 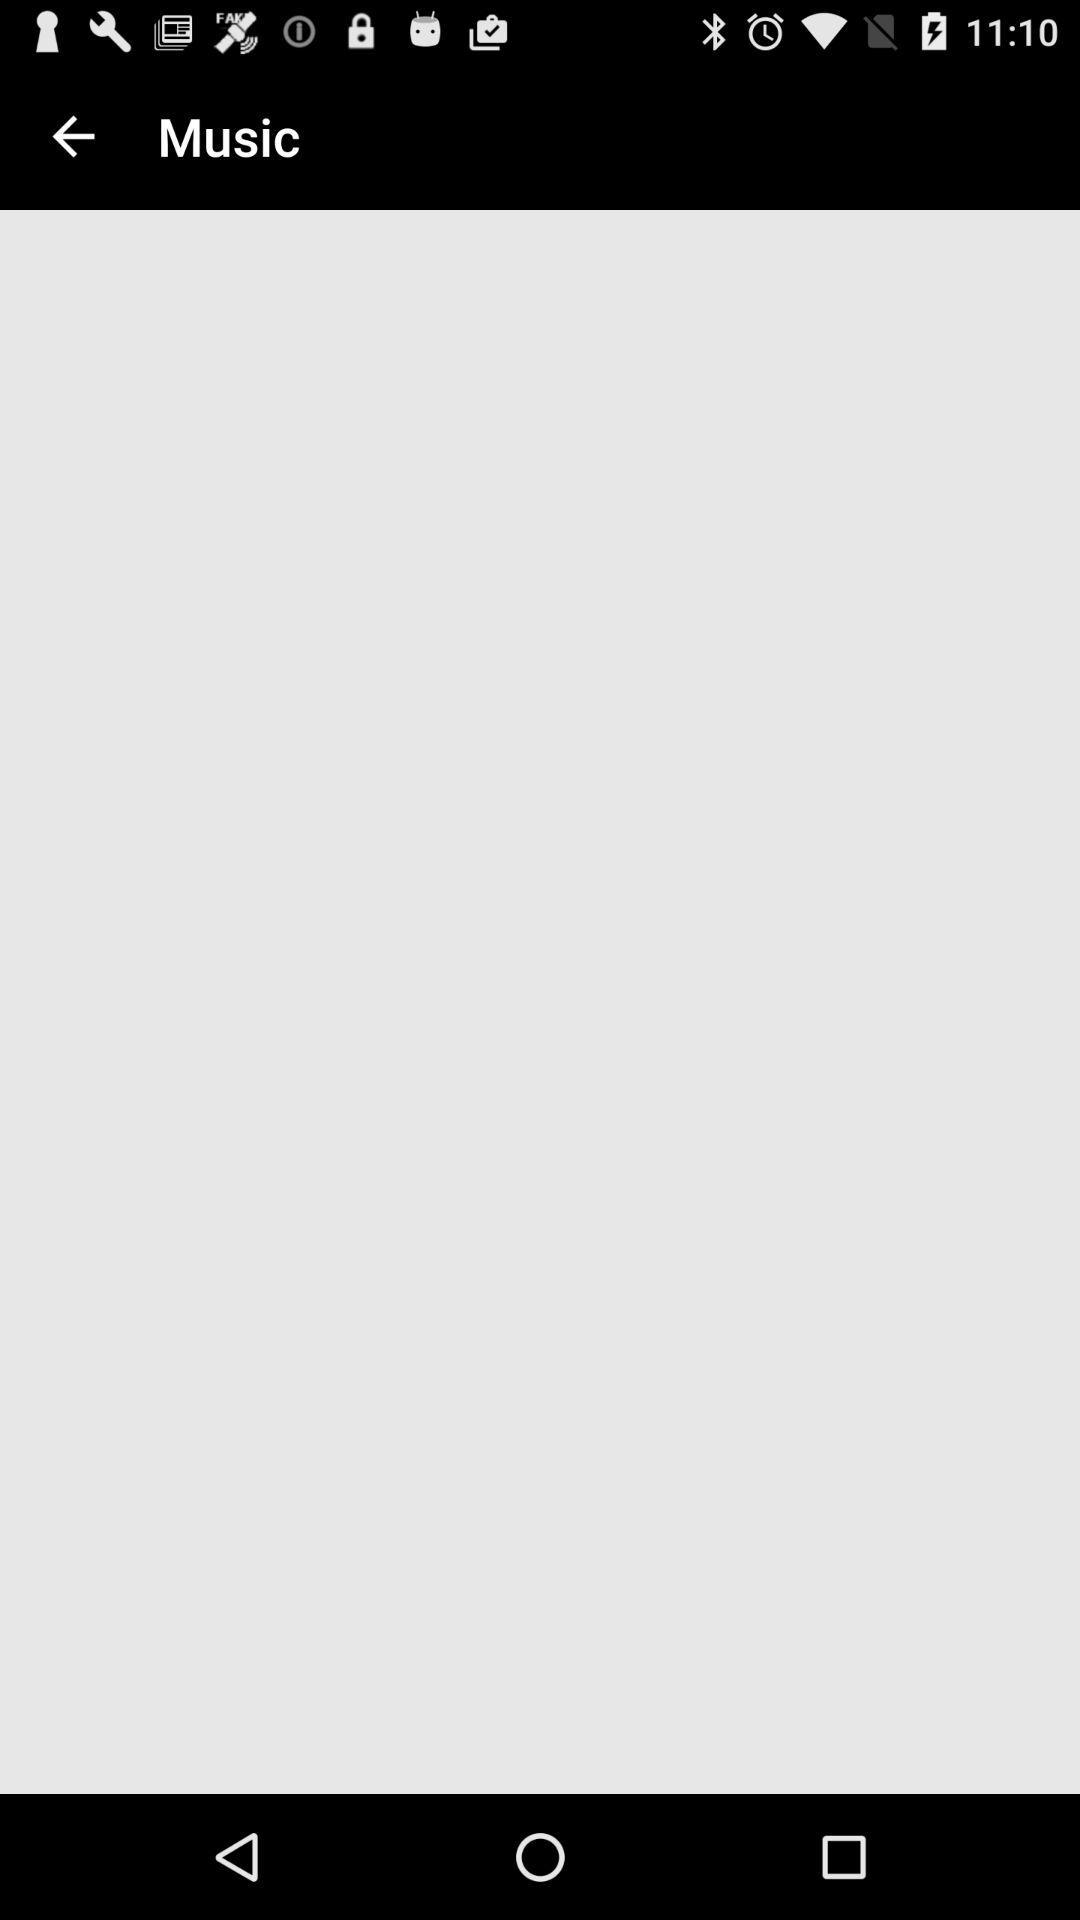 I want to click on icon next to the music app, so click(x=72, y=135).